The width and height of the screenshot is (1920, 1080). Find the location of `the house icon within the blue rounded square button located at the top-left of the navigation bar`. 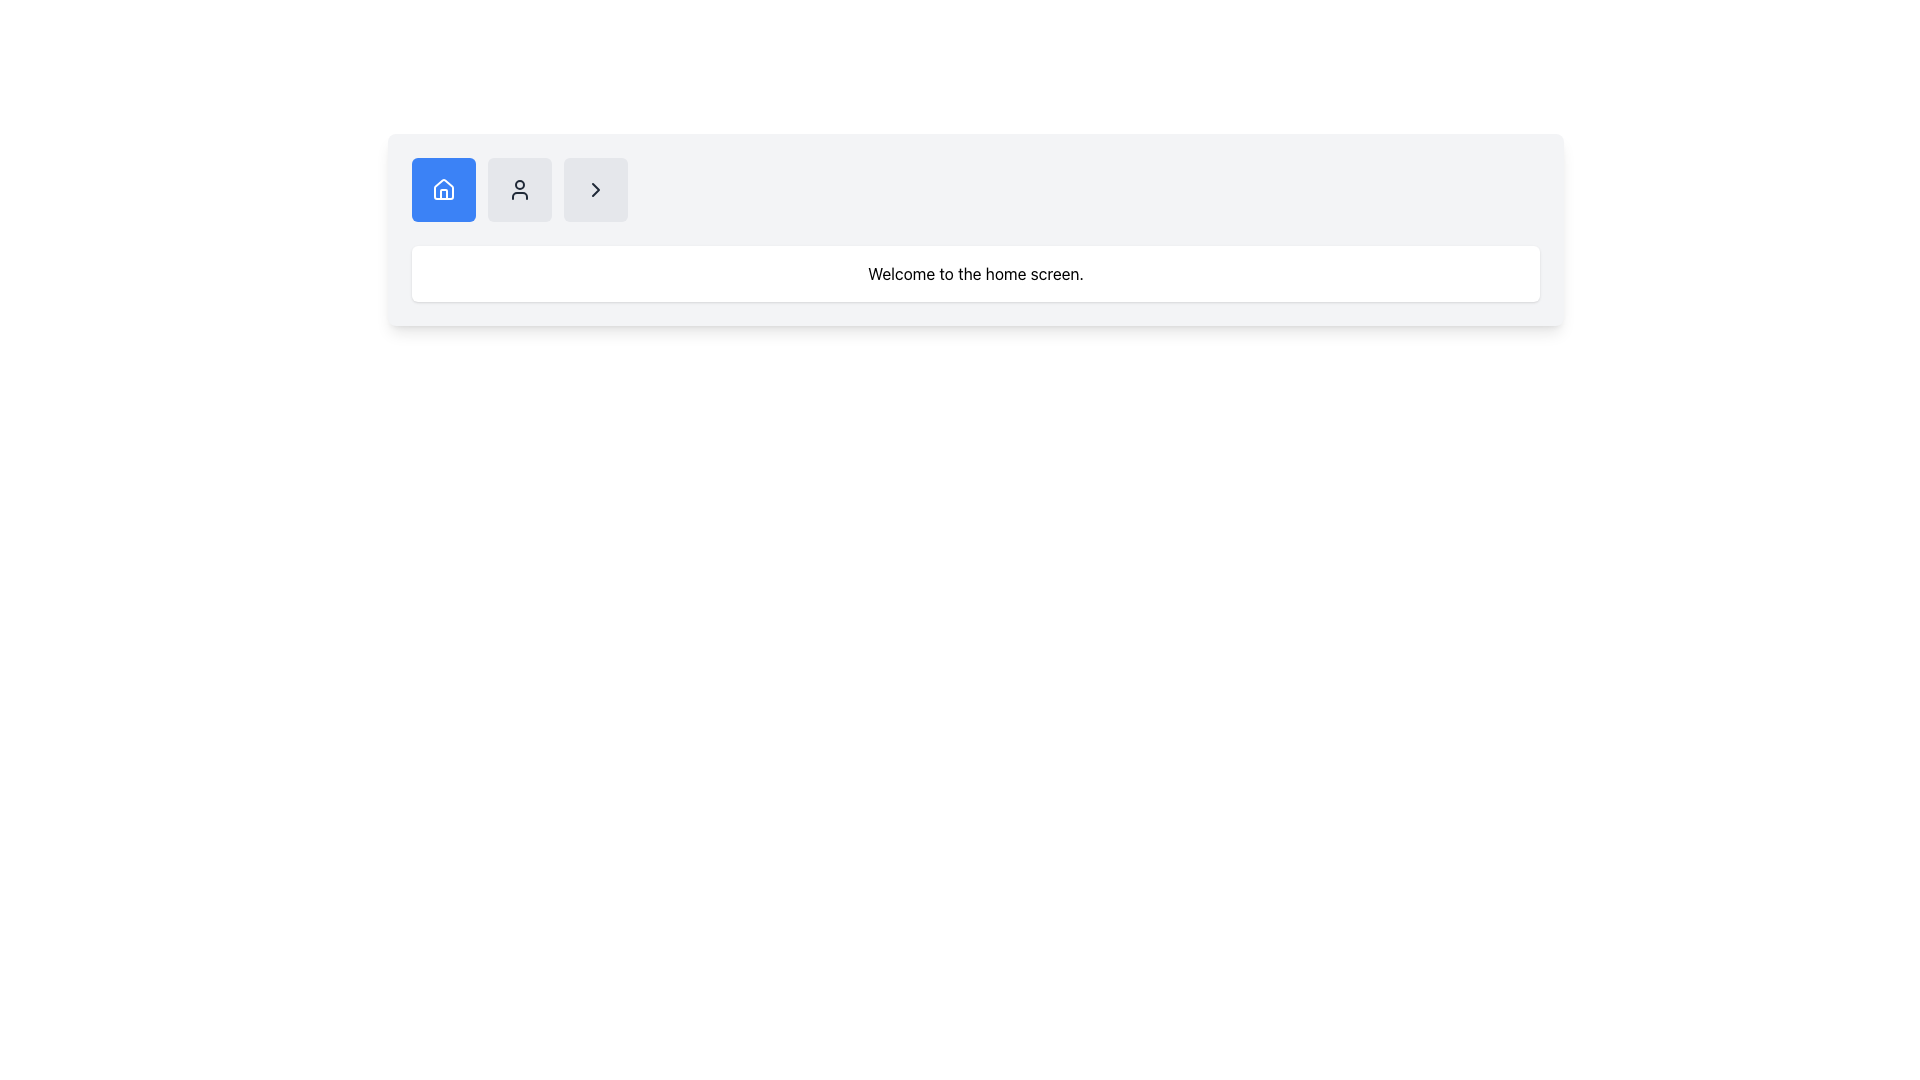

the house icon within the blue rounded square button located at the top-left of the navigation bar is located at coordinates (443, 189).